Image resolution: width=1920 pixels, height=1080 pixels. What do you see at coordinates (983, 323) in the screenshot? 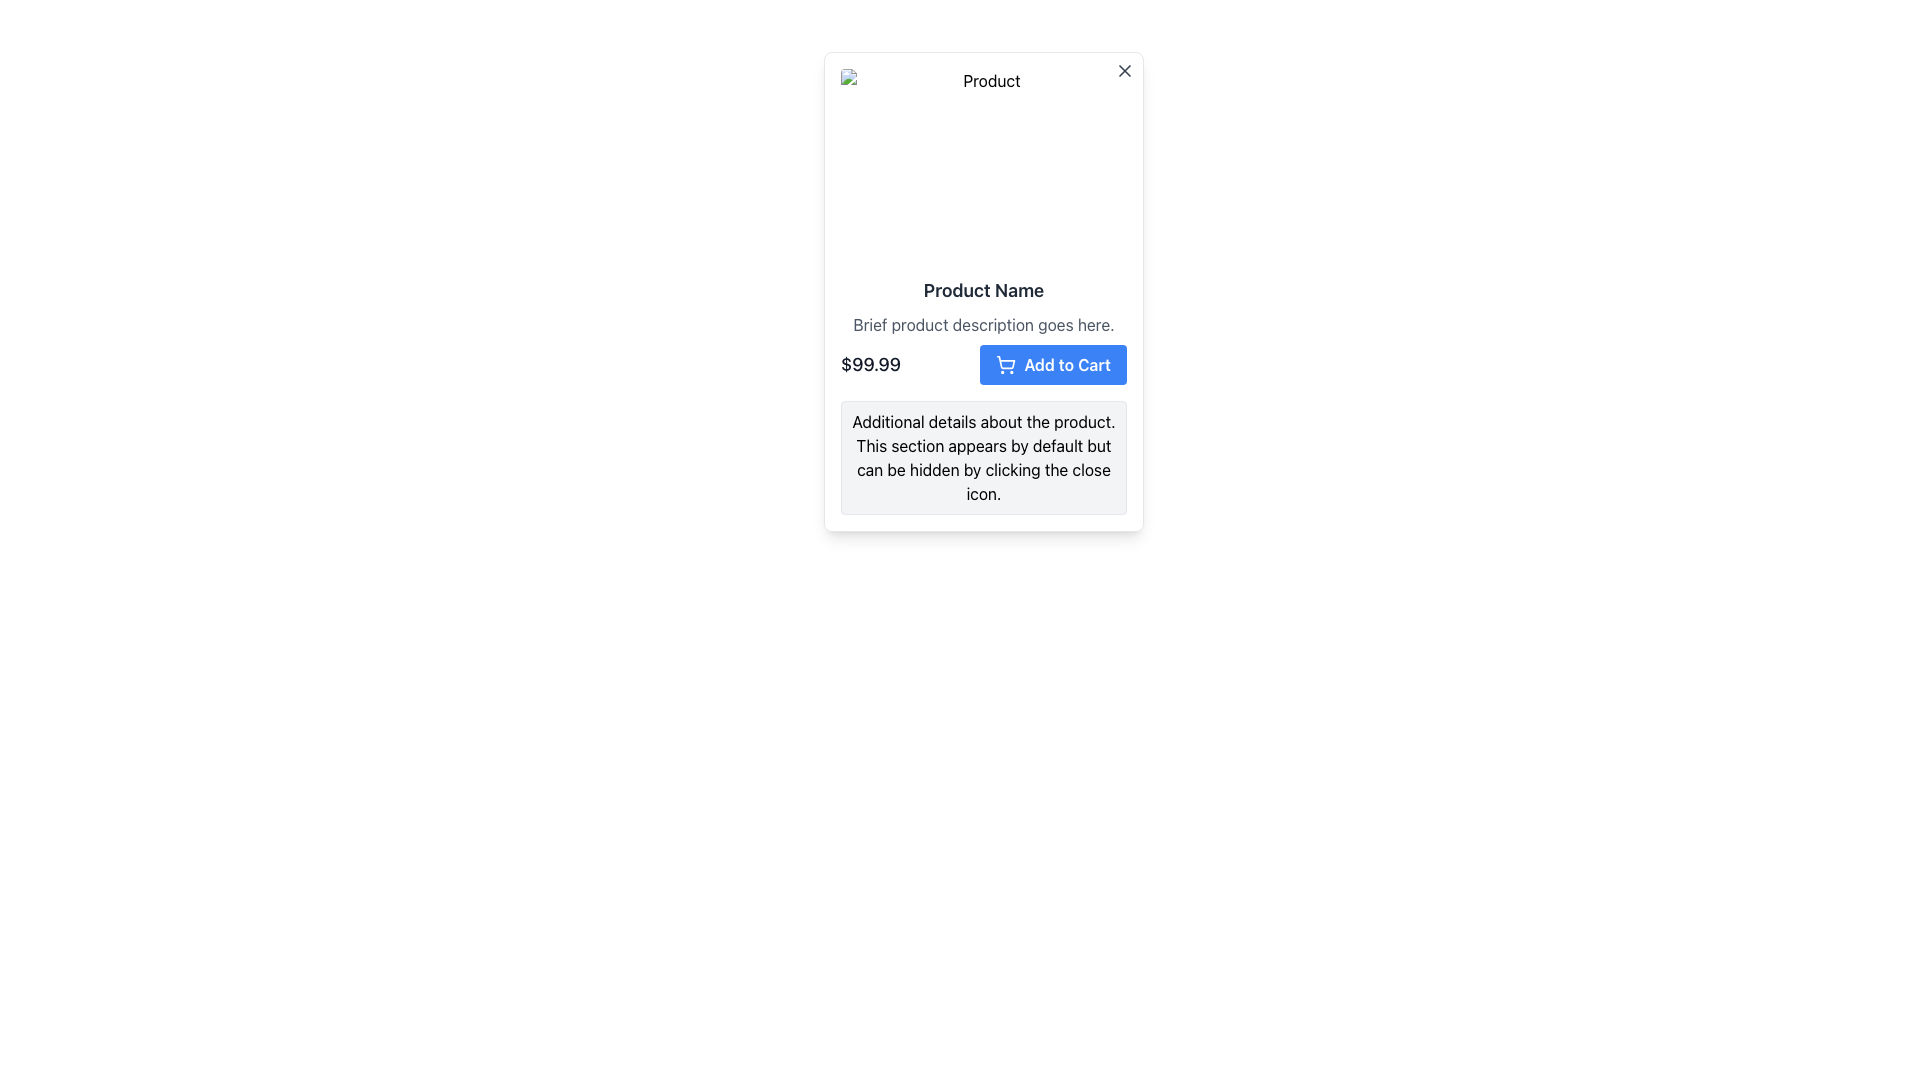
I see `the Text Component that provides a short, supplementary description of the product showcased in the product card layout, located directly below the product name and above the pricing and action button section` at bounding box center [983, 323].